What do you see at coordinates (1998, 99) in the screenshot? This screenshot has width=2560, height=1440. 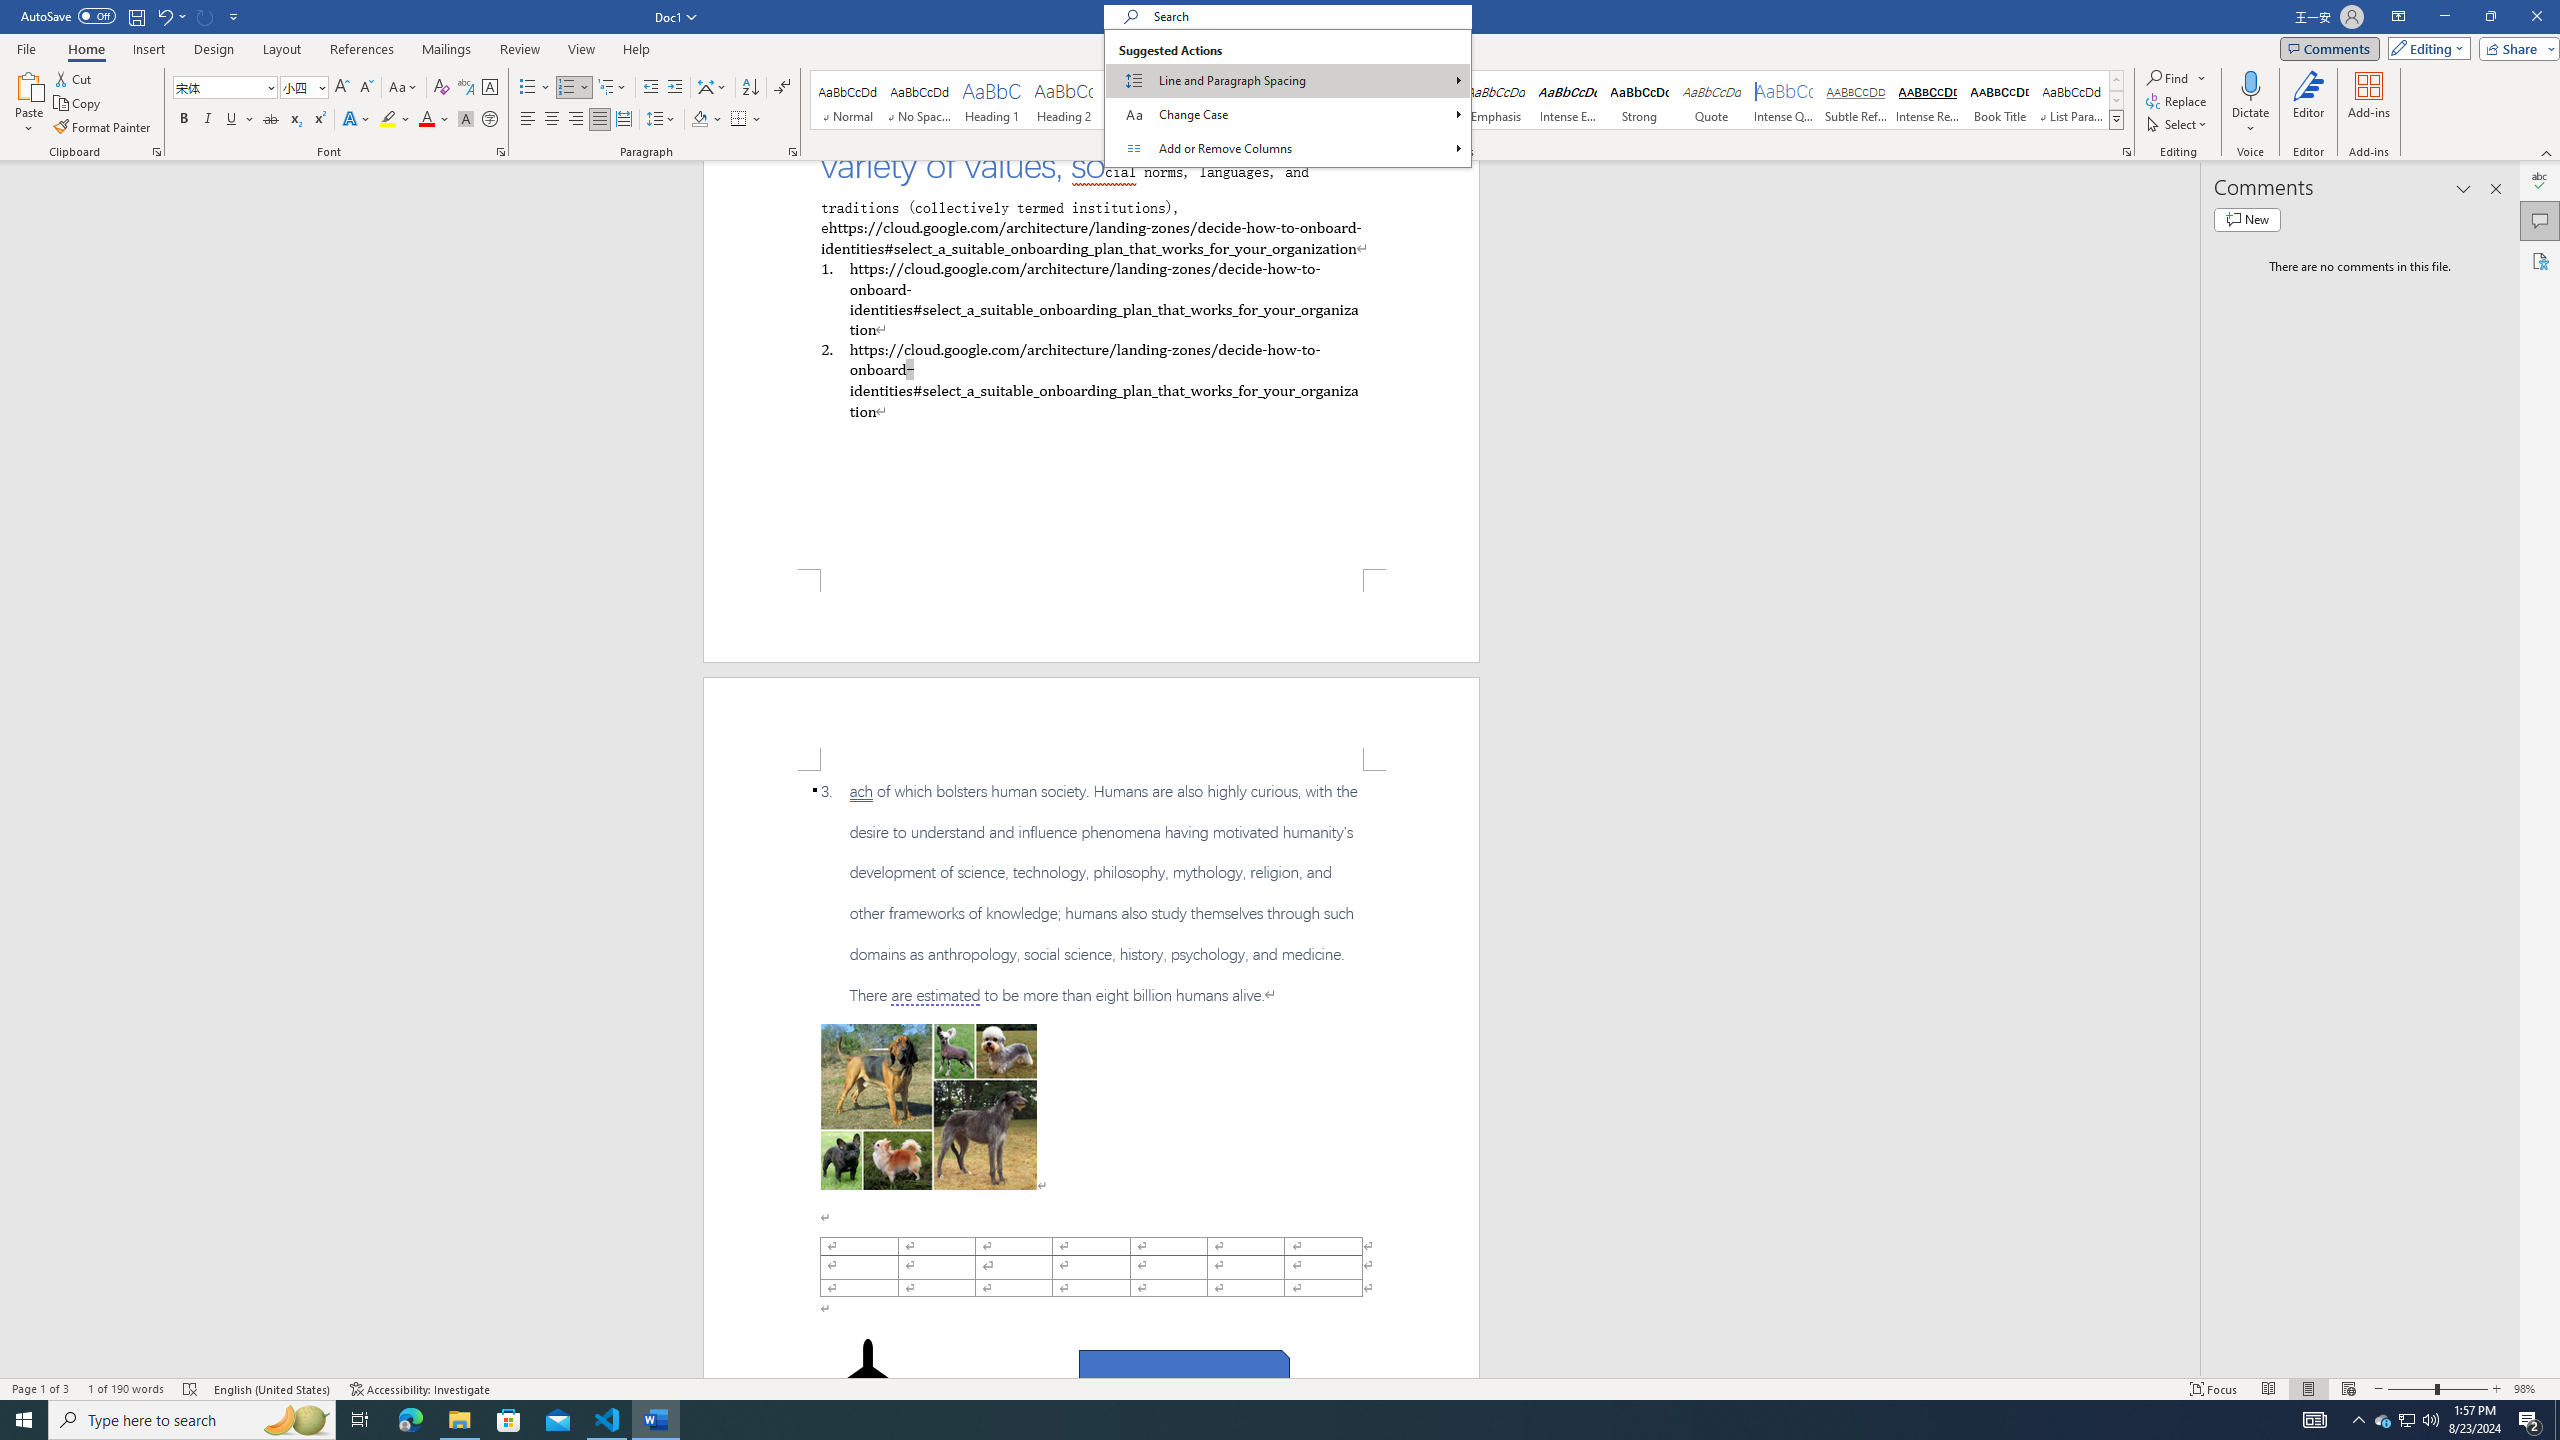 I see `'Book Title'` at bounding box center [1998, 99].